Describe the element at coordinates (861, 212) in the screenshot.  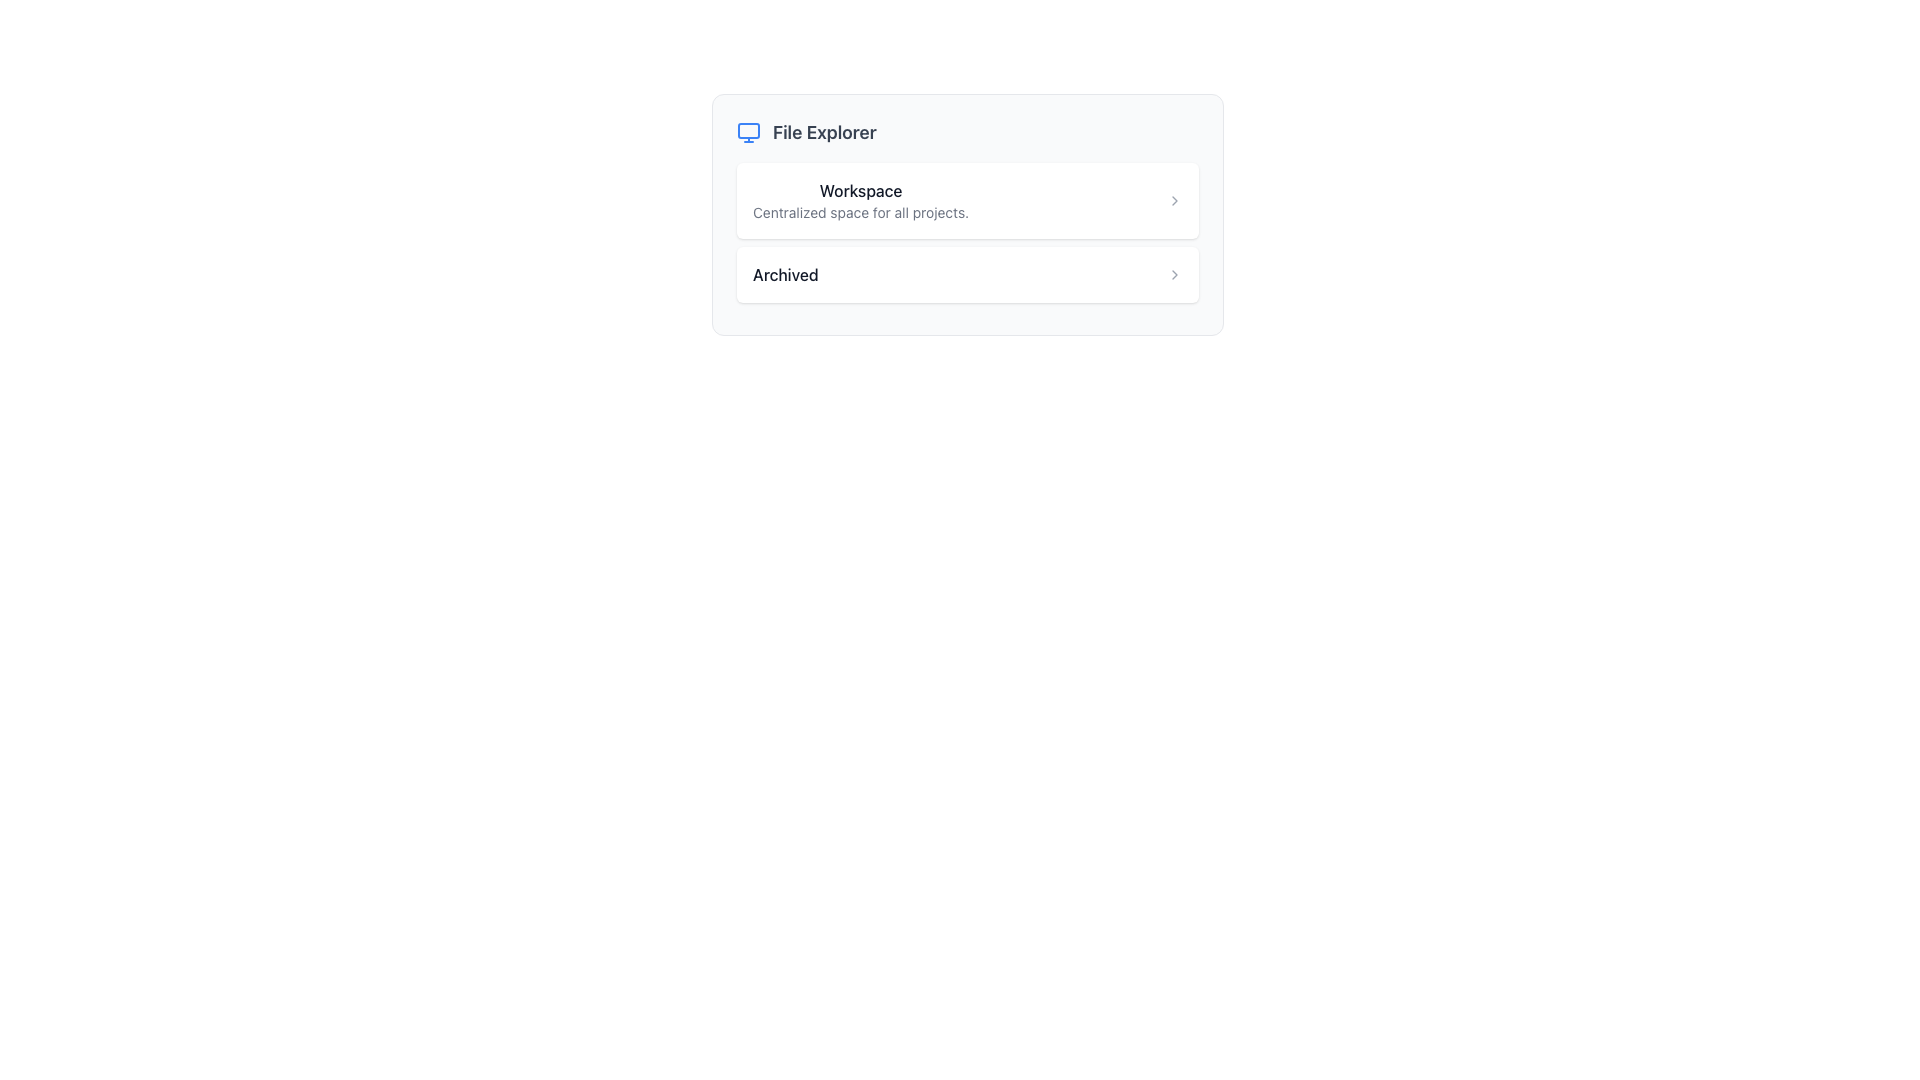
I see `the text snippet reading 'Centralized space for all projects.' which is styled with a smaller font size and grey color, located beneath the 'Workspace' header in the 'File Explorer' panel` at that location.